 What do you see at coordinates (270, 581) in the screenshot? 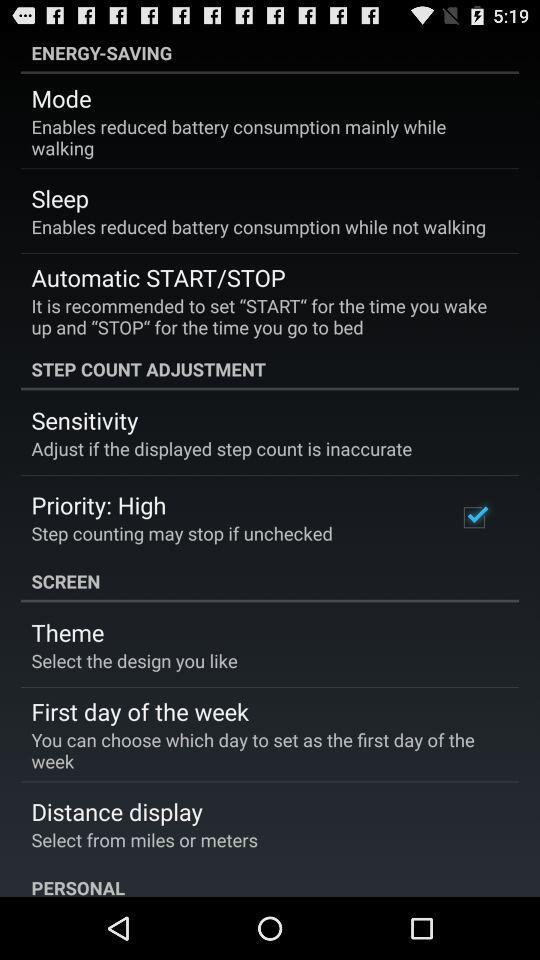
I see `the icon above the theme icon` at bounding box center [270, 581].